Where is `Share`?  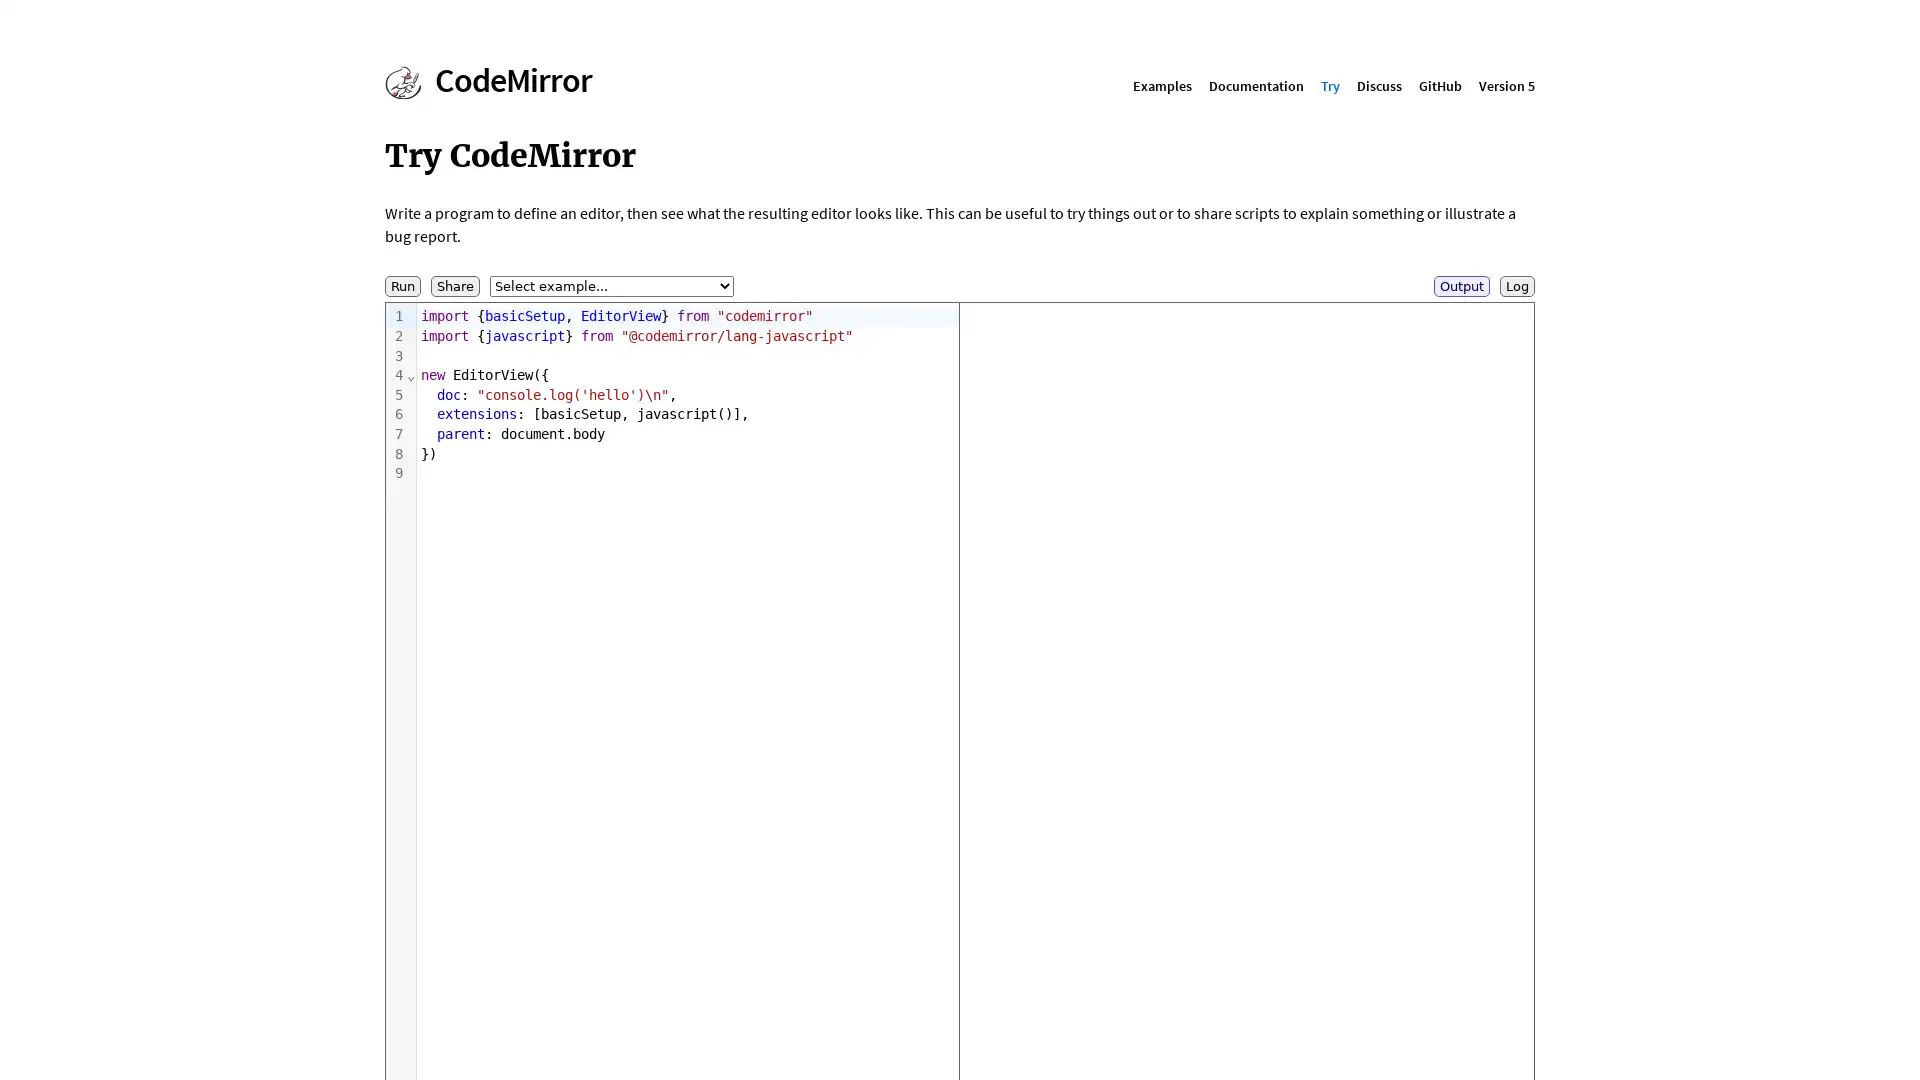
Share is located at coordinates (454, 286).